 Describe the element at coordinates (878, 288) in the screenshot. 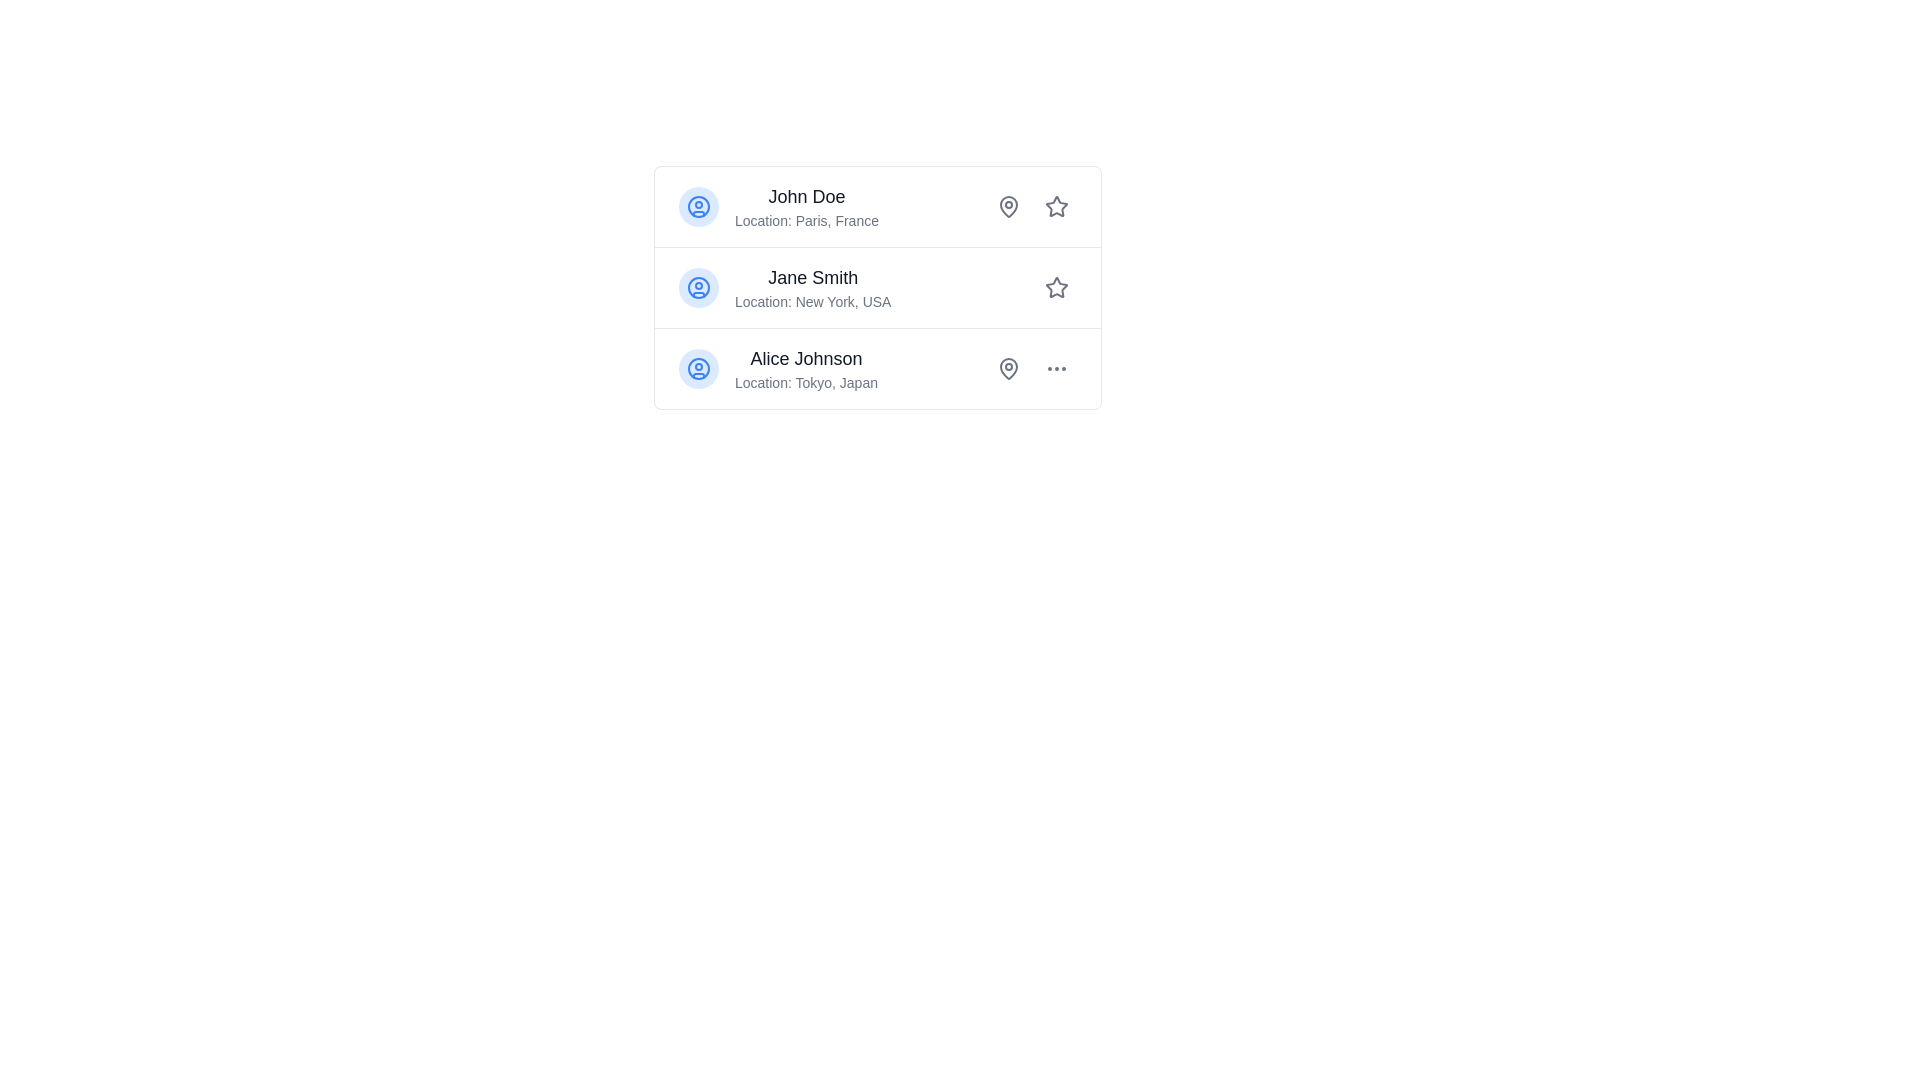

I see `the second list item containing user names and locations by moving the cursor to its center point` at that location.